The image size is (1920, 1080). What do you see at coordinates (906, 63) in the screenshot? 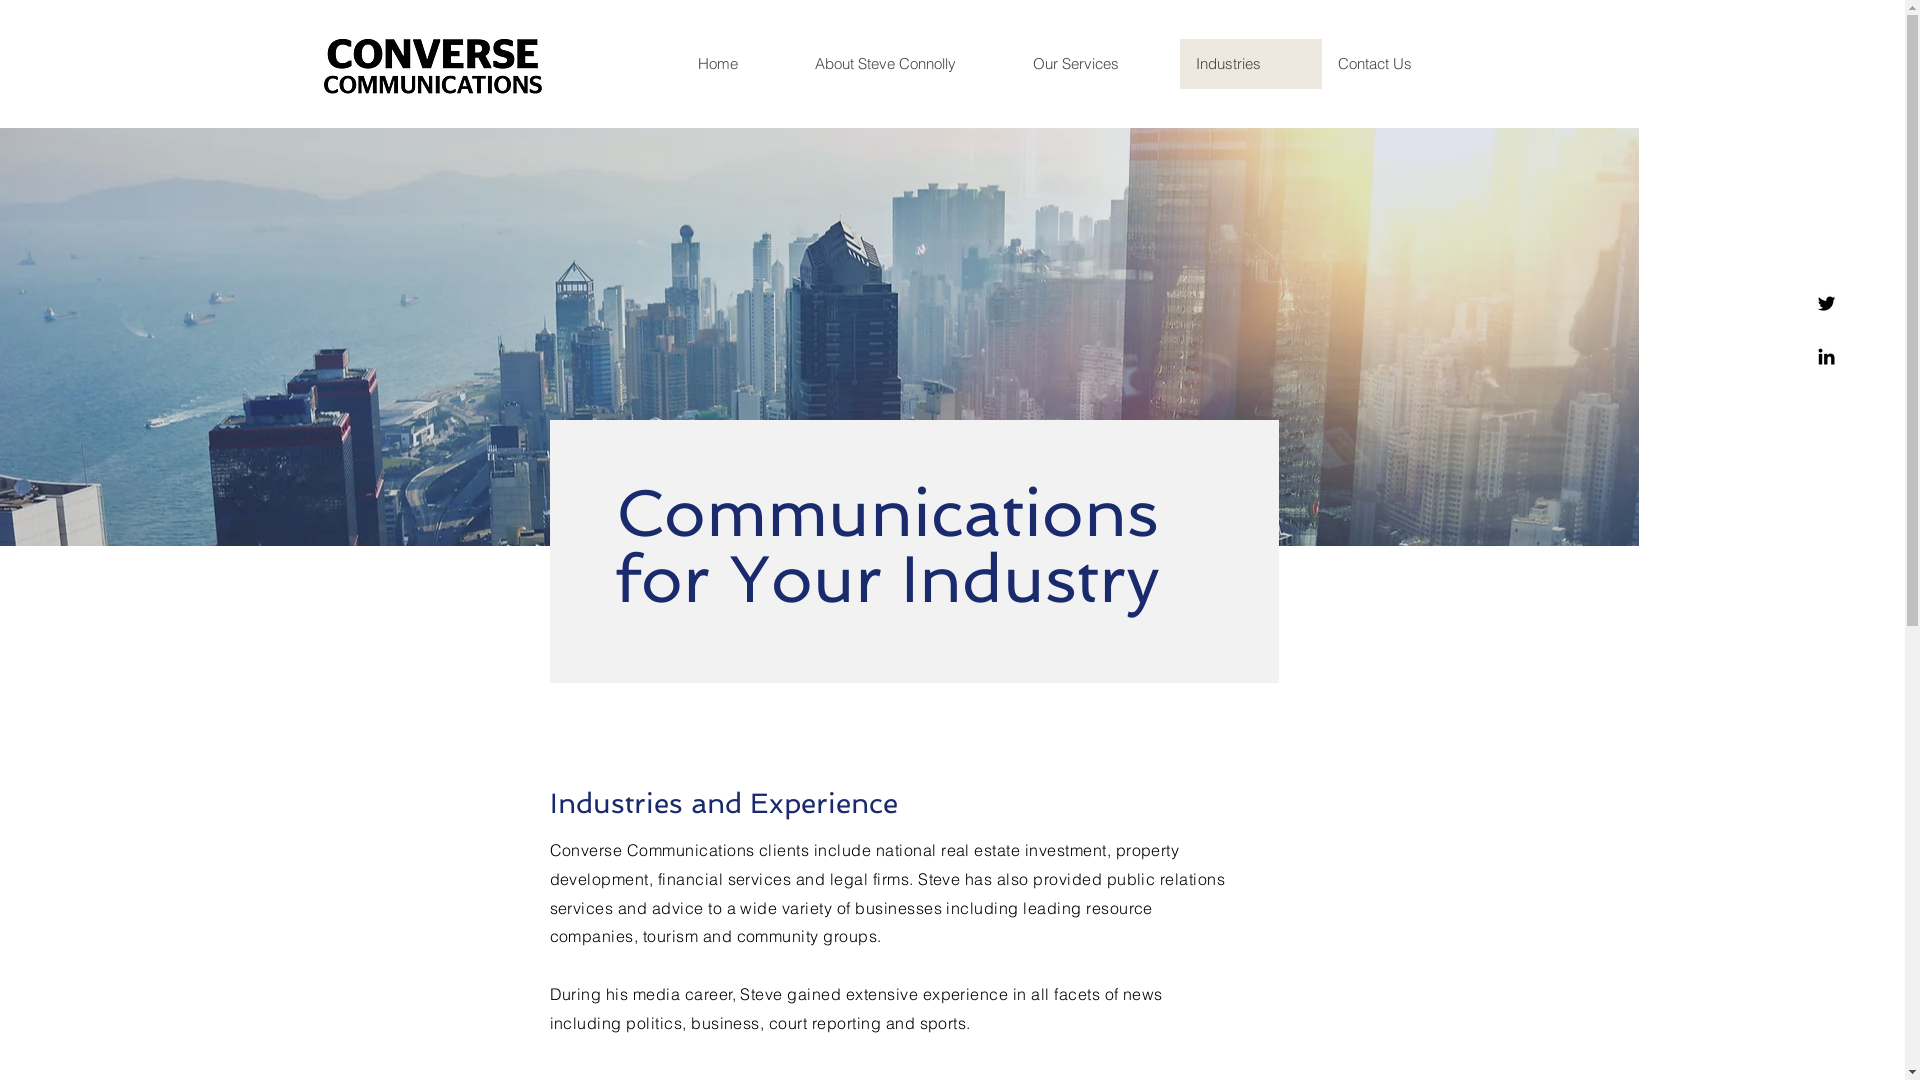
I see `'About Steve Connolly'` at bounding box center [906, 63].